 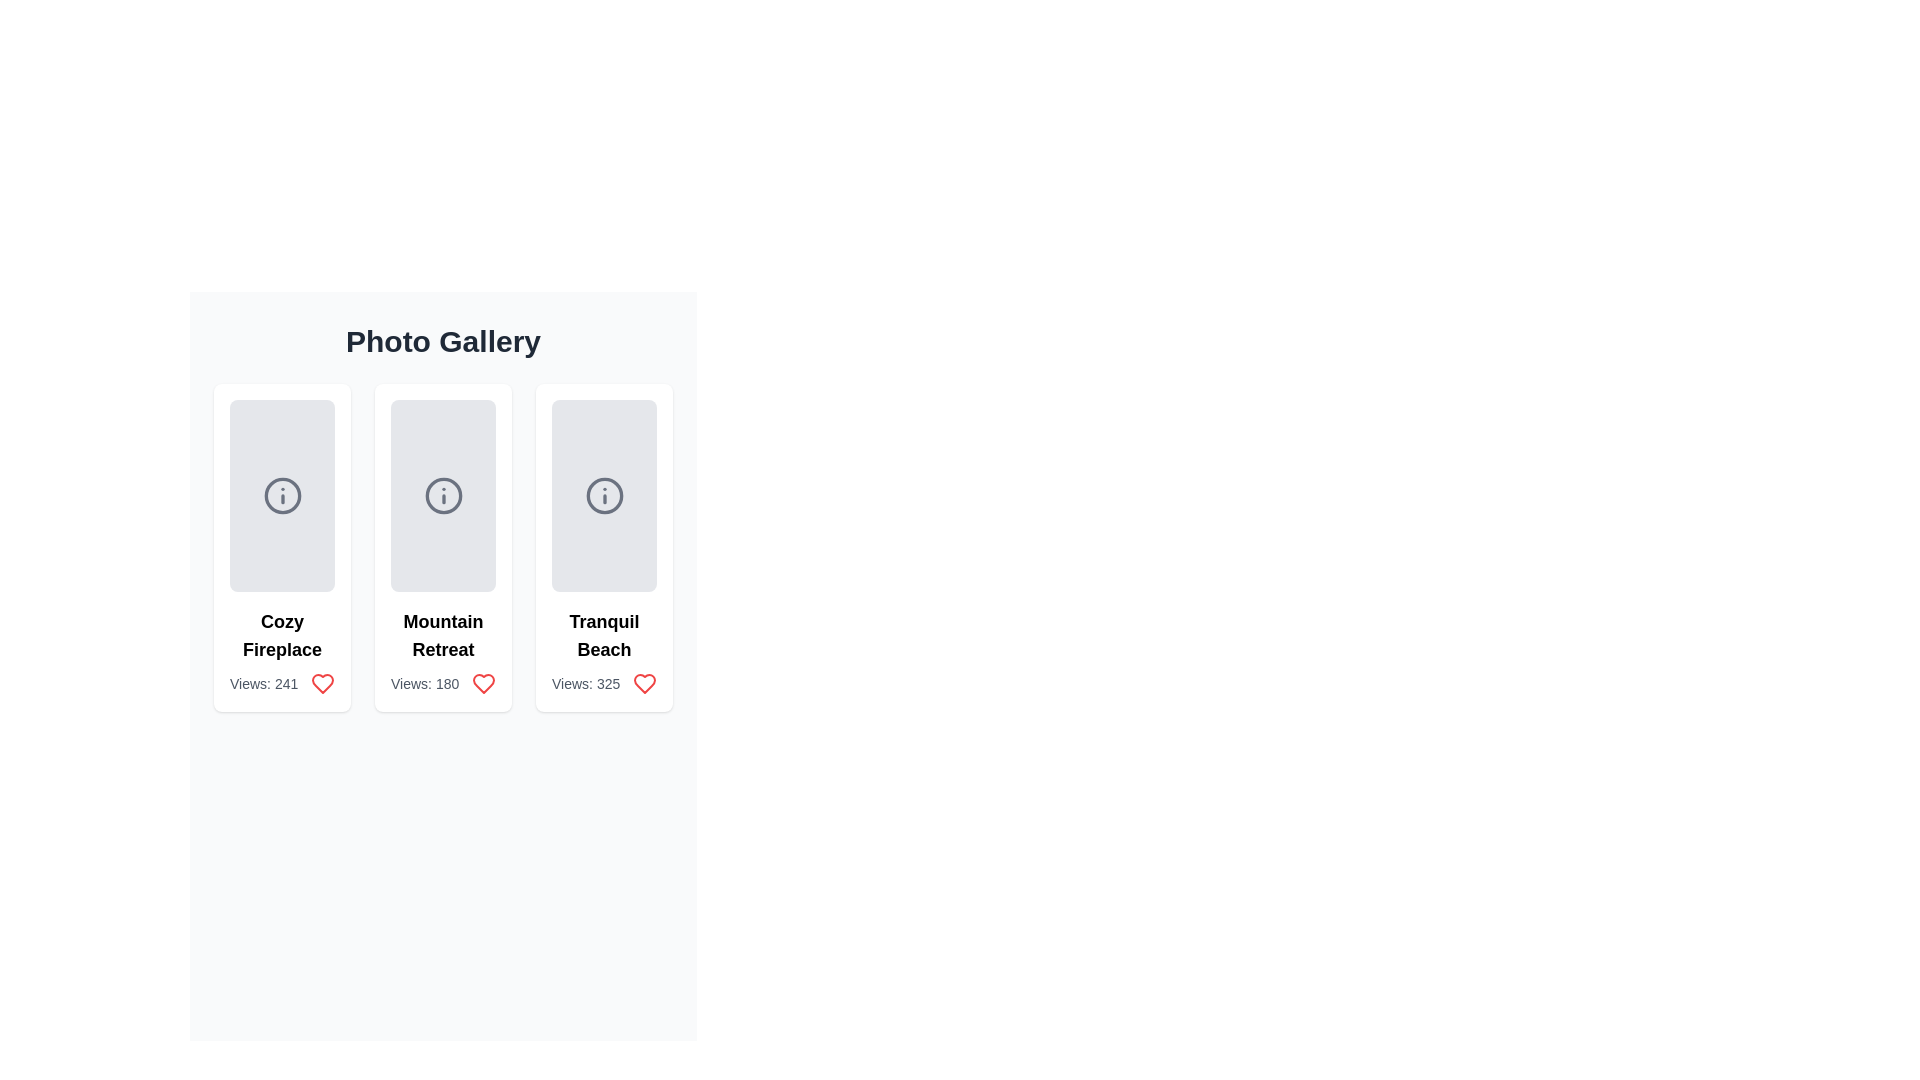 What do you see at coordinates (603, 495) in the screenshot?
I see `the informational icon centered in the 'Tranquil Beach' card, which is the third card in the horizontal series` at bounding box center [603, 495].